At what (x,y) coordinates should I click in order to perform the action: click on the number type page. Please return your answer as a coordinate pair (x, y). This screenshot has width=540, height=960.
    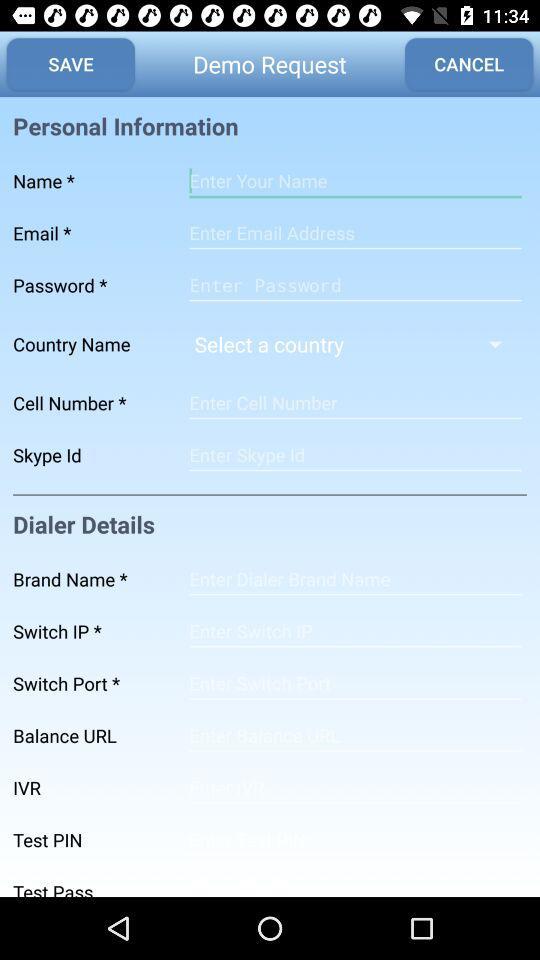
    Looking at the image, I should click on (354, 683).